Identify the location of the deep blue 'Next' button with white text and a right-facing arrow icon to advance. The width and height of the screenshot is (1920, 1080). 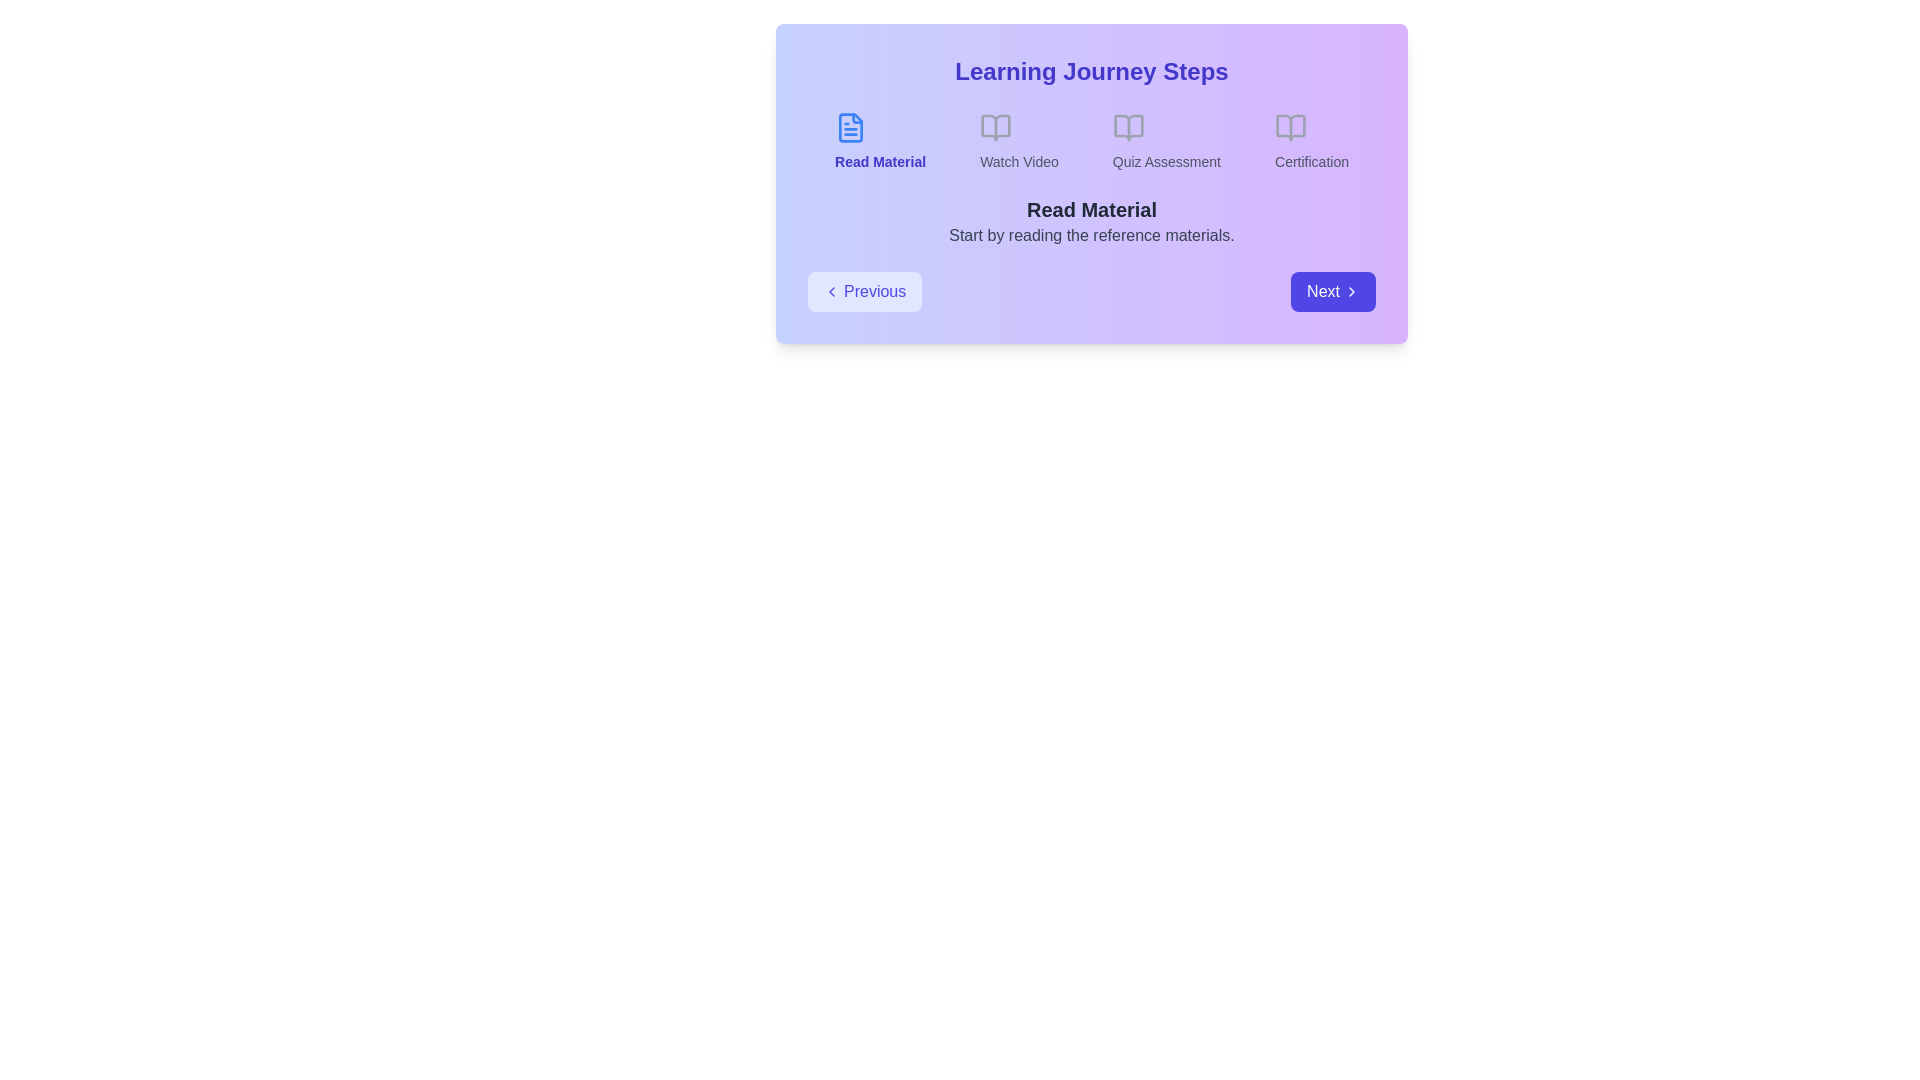
(1333, 292).